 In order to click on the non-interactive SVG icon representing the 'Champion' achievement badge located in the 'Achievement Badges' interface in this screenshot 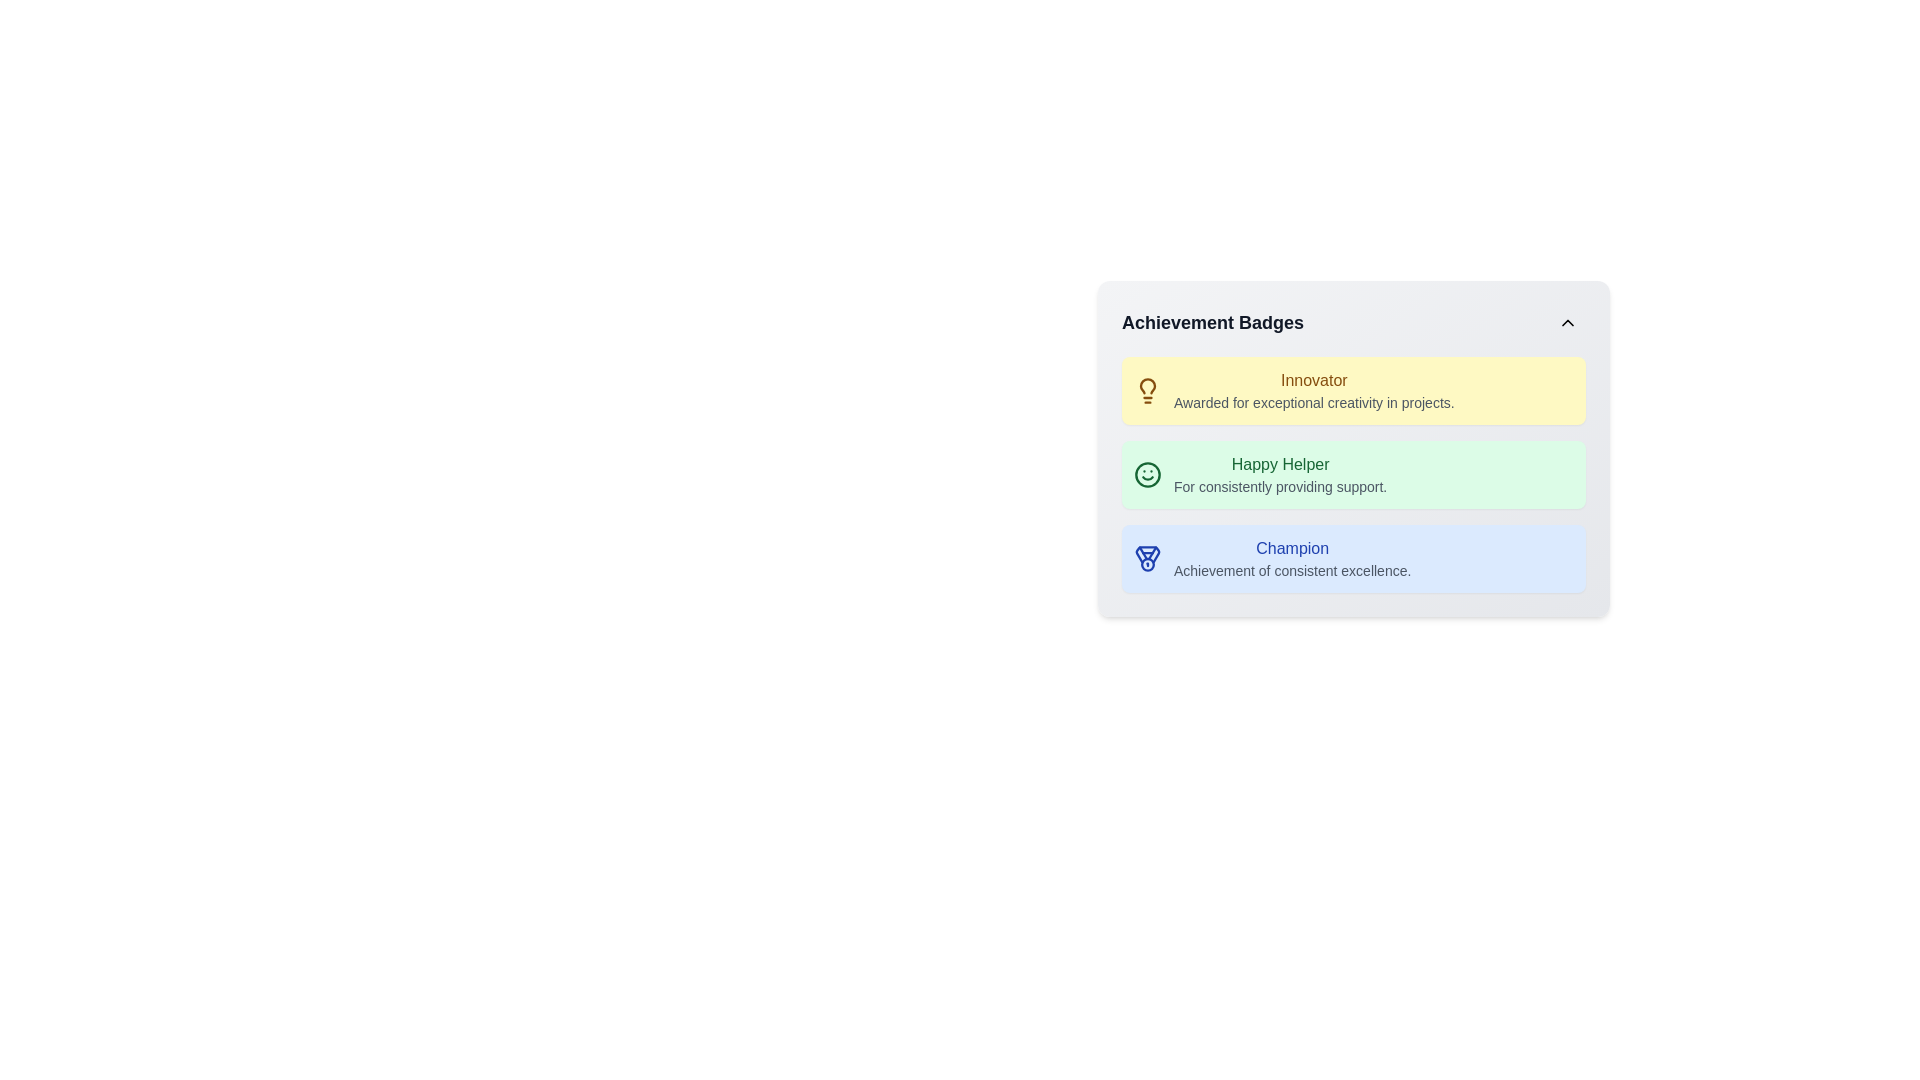, I will do `click(1147, 554)`.